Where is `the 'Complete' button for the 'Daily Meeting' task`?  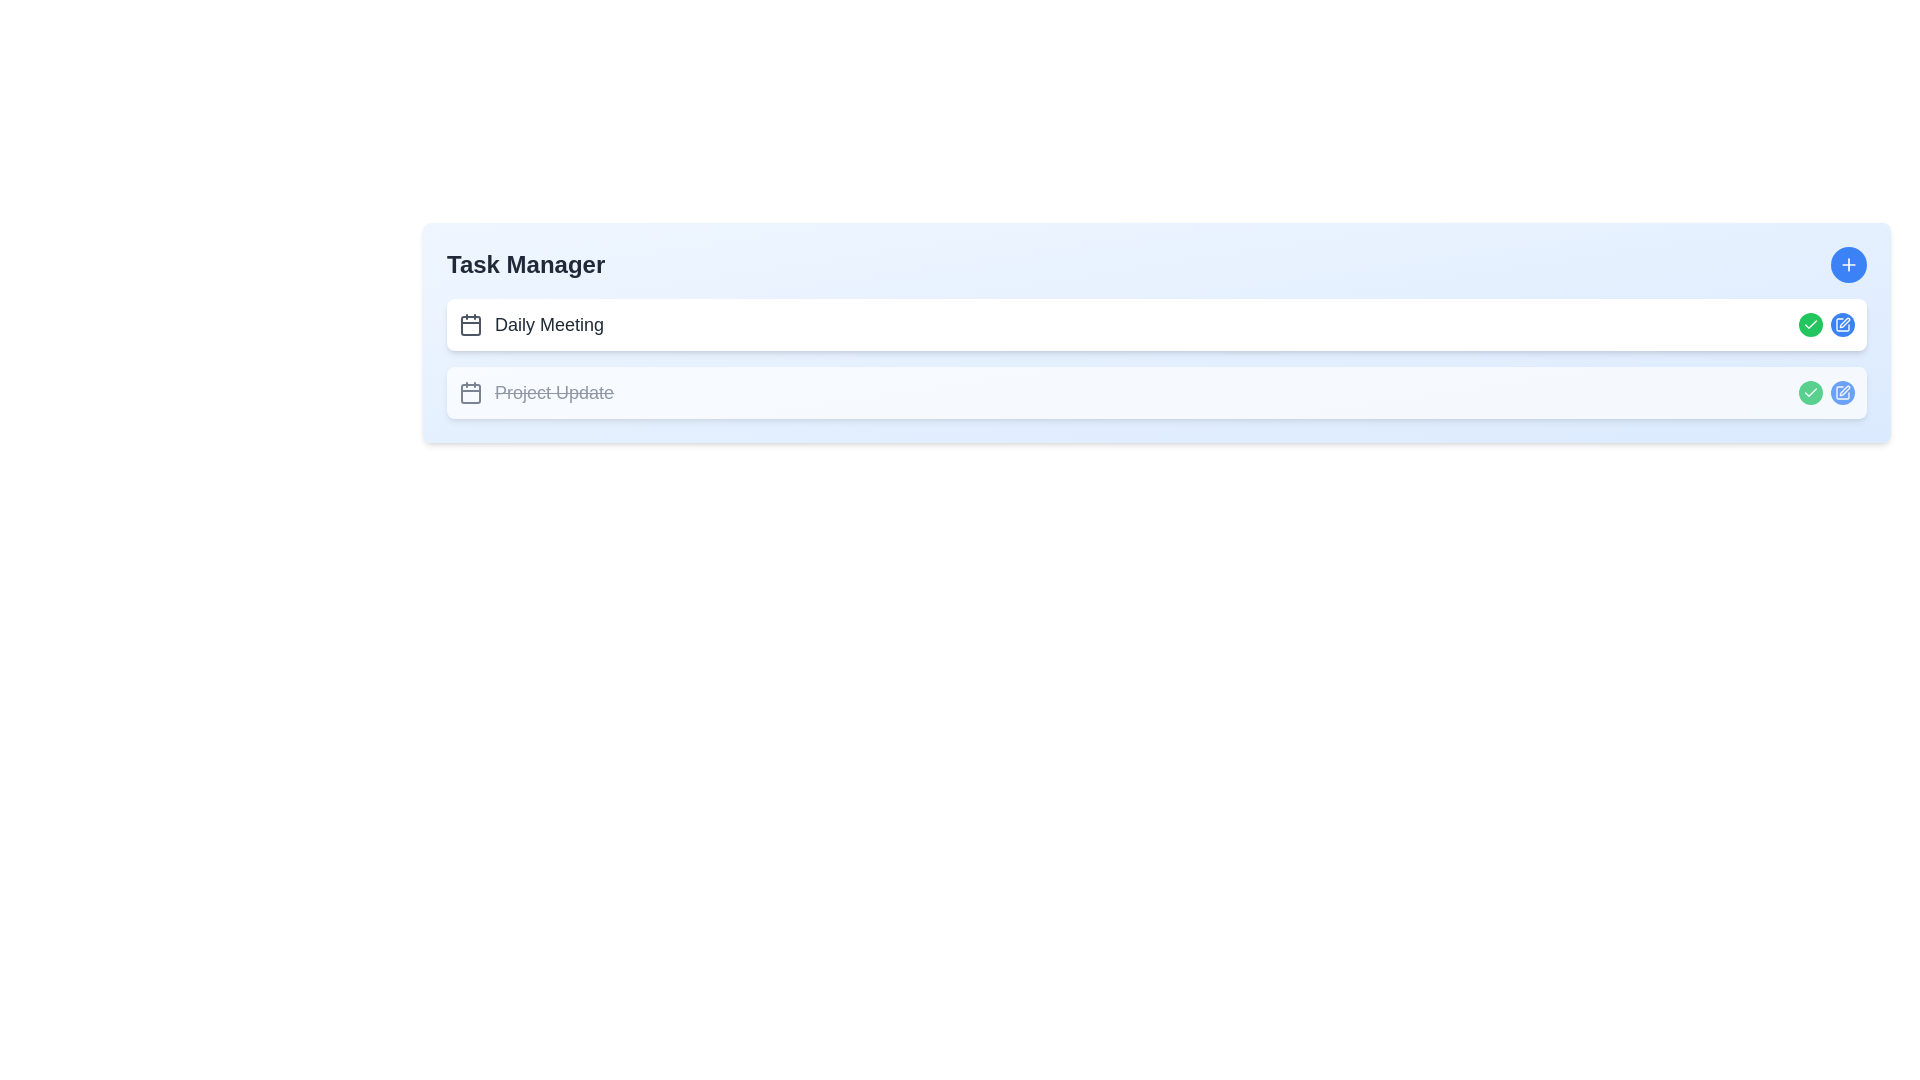 the 'Complete' button for the 'Daily Meeting' task is located at coordinates (1810, 393).